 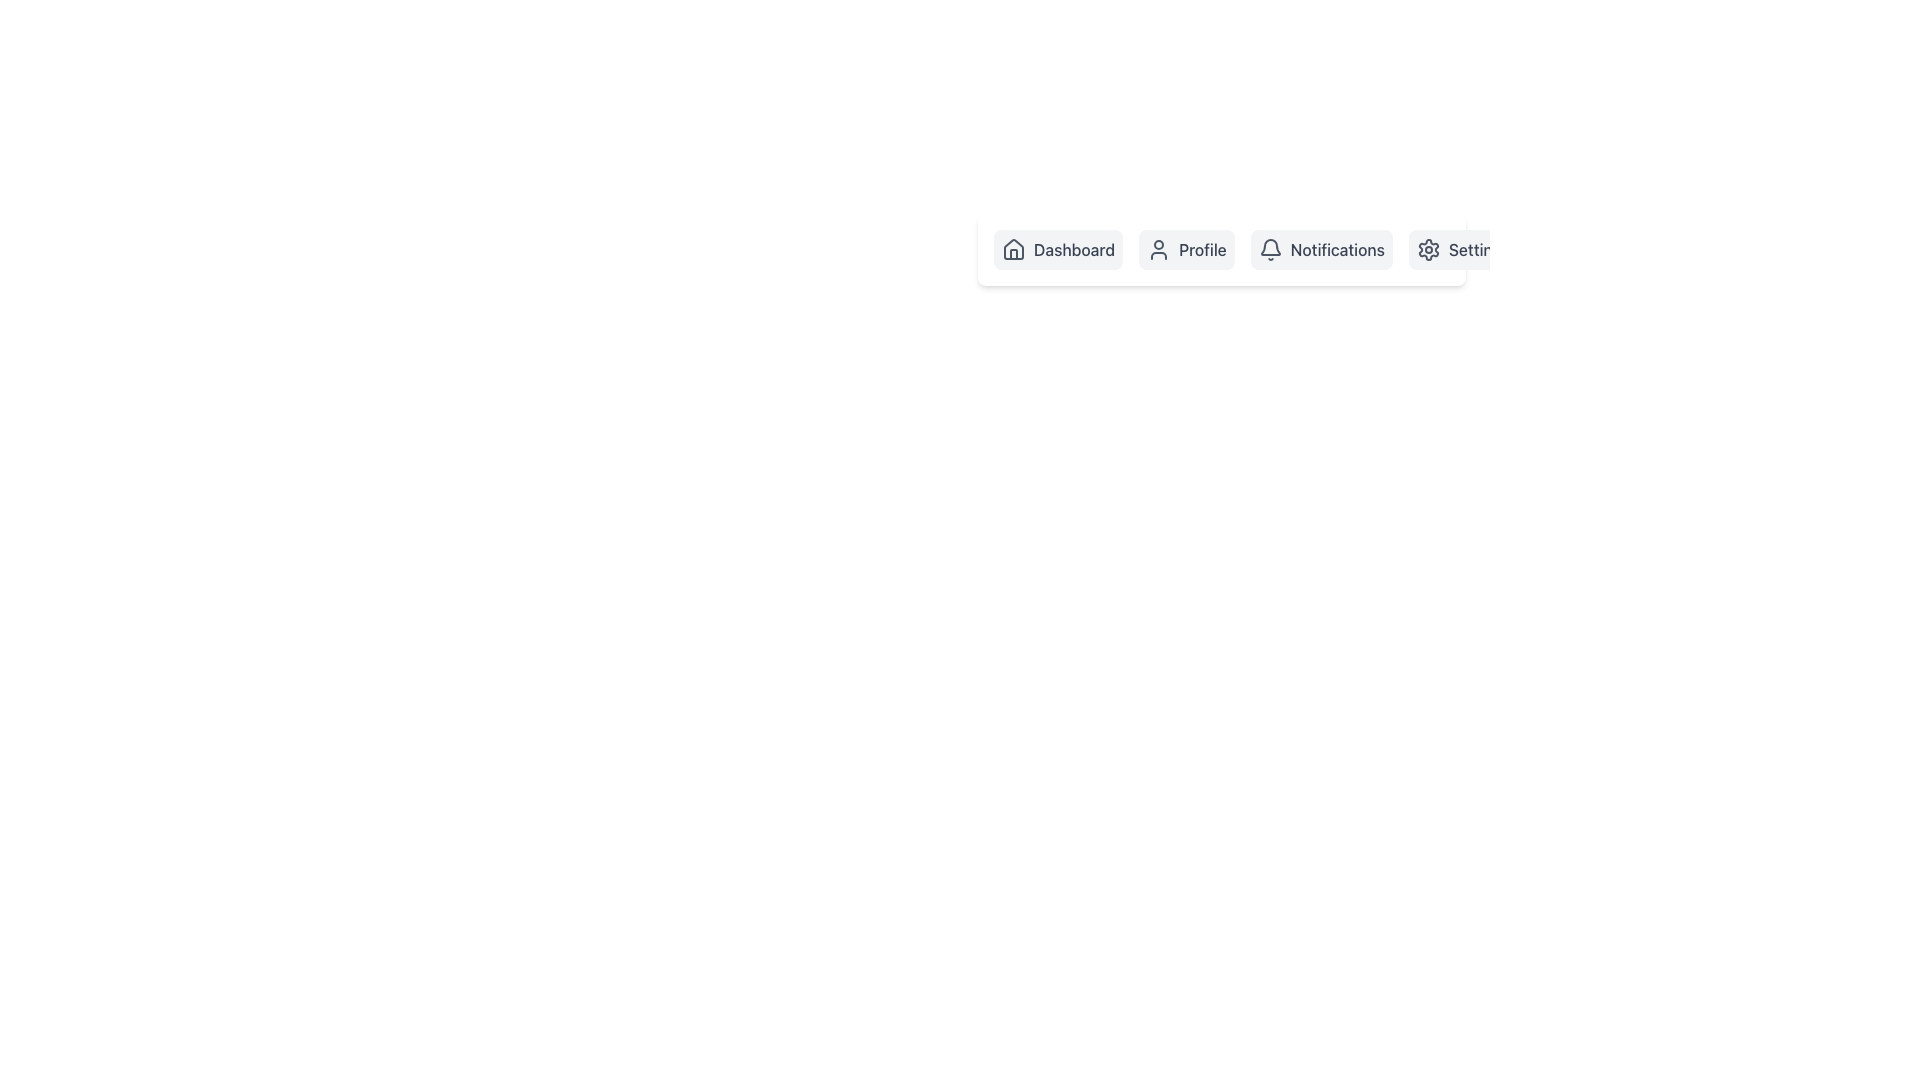 I want to click on the circular gray user icon with a stylized human head and shoulders, located to the left of the 'Profile' text in the navigation bar, so click(x=1159, y=249).